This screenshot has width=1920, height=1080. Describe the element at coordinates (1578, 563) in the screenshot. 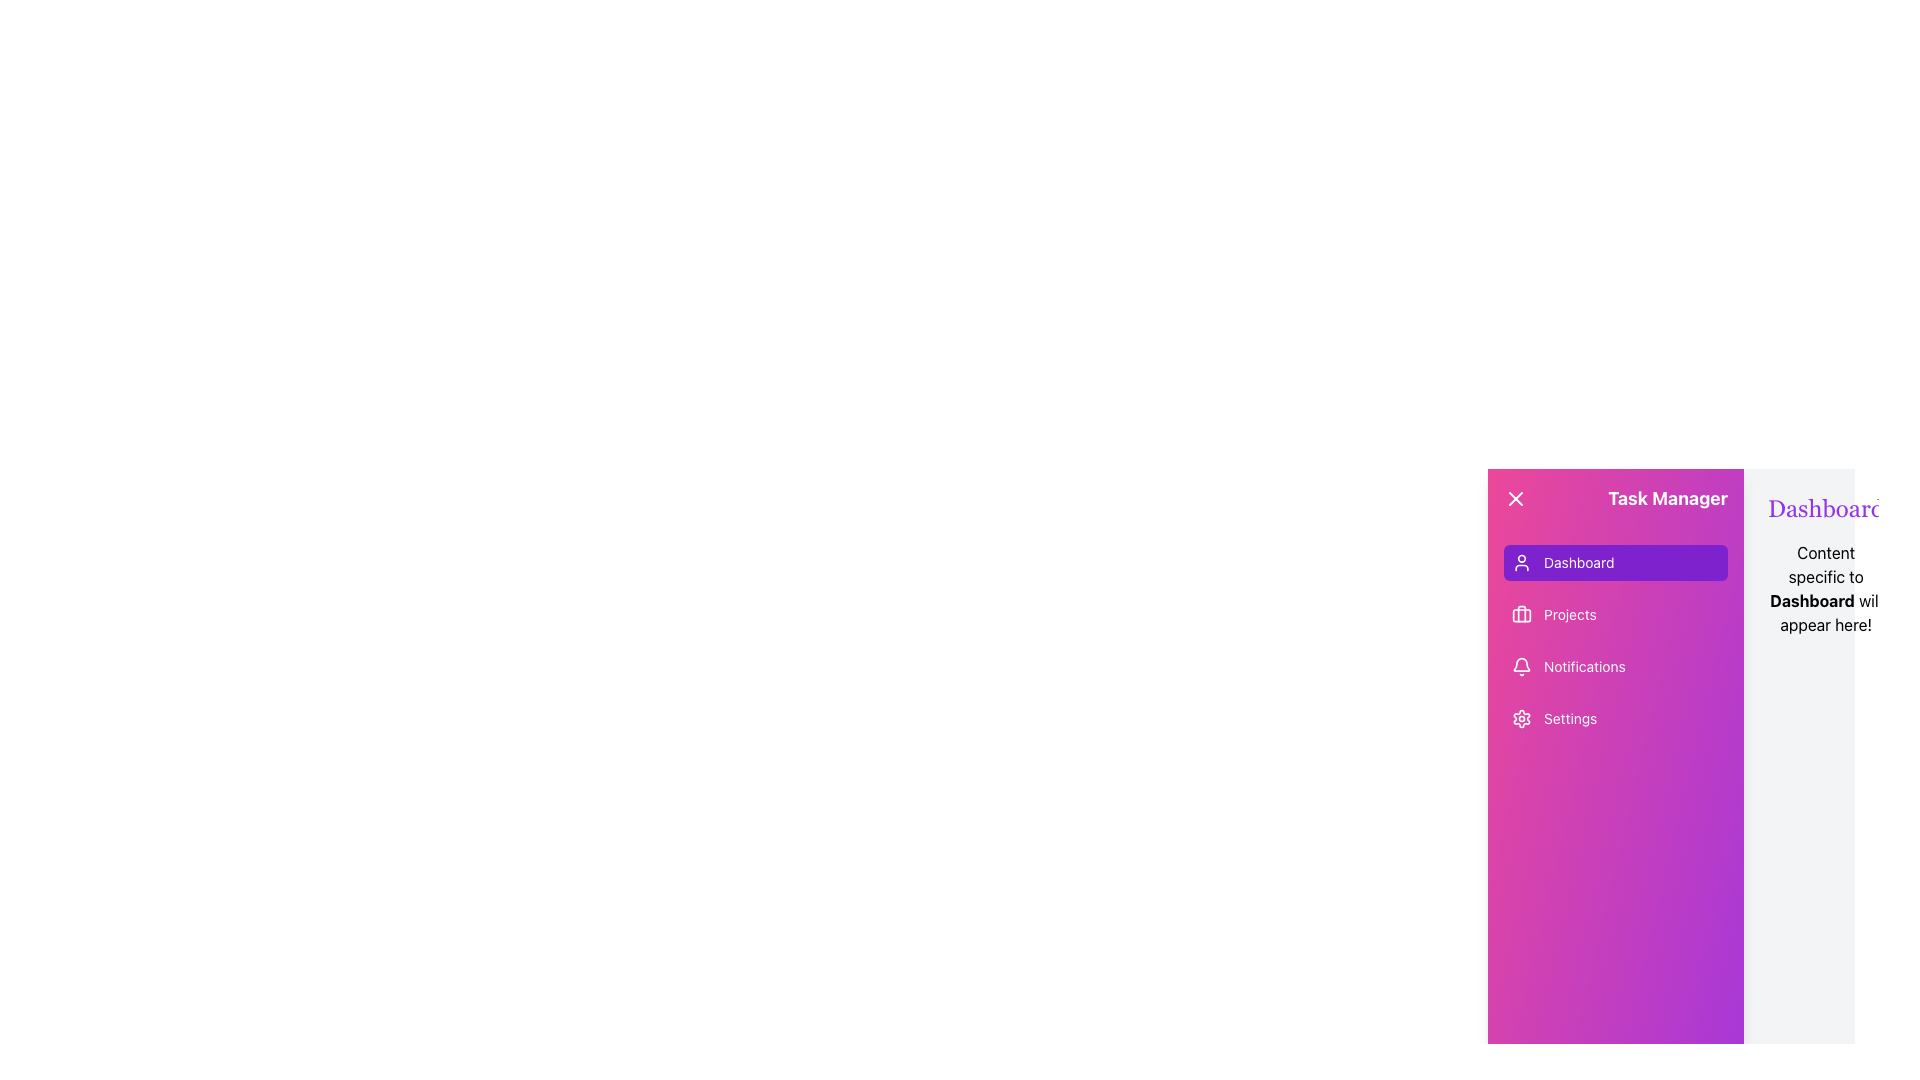

I see `the 'Dashboard' menu item in the left sidebar` at that location.